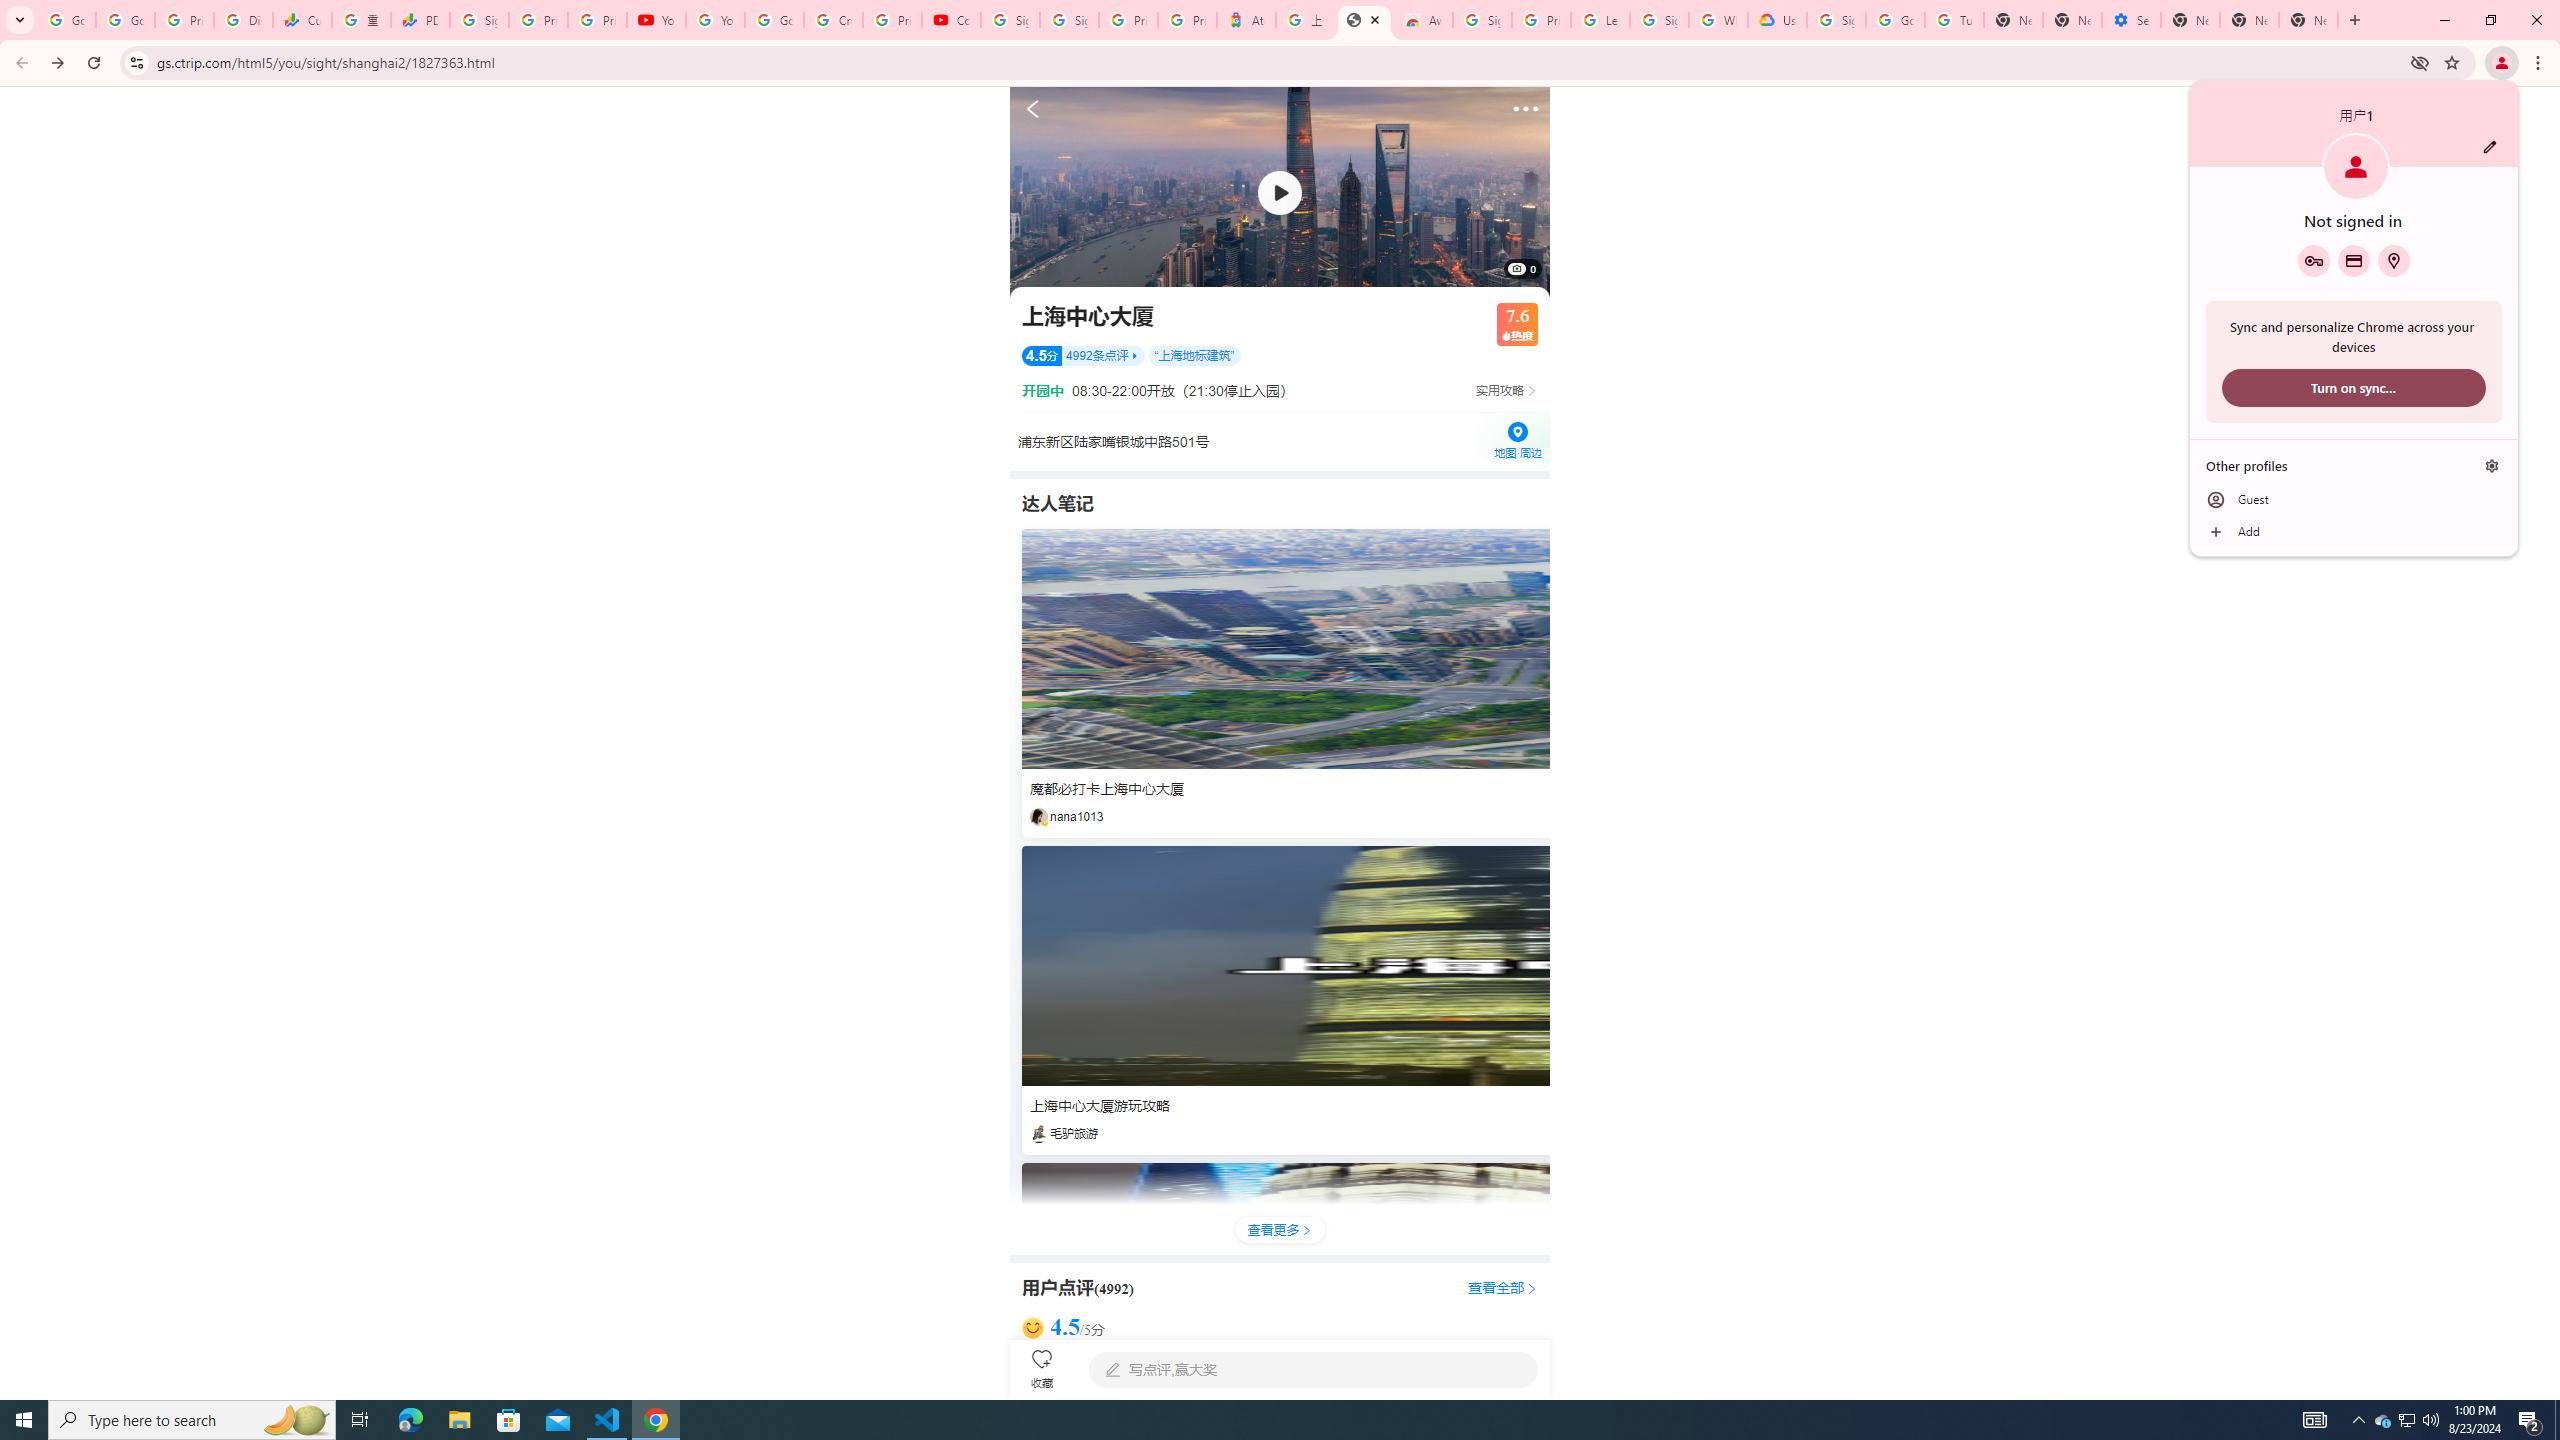  Describe the element at coordinates (2392, 260) in the screenshot. I see `'Addresses and more'` at that location.